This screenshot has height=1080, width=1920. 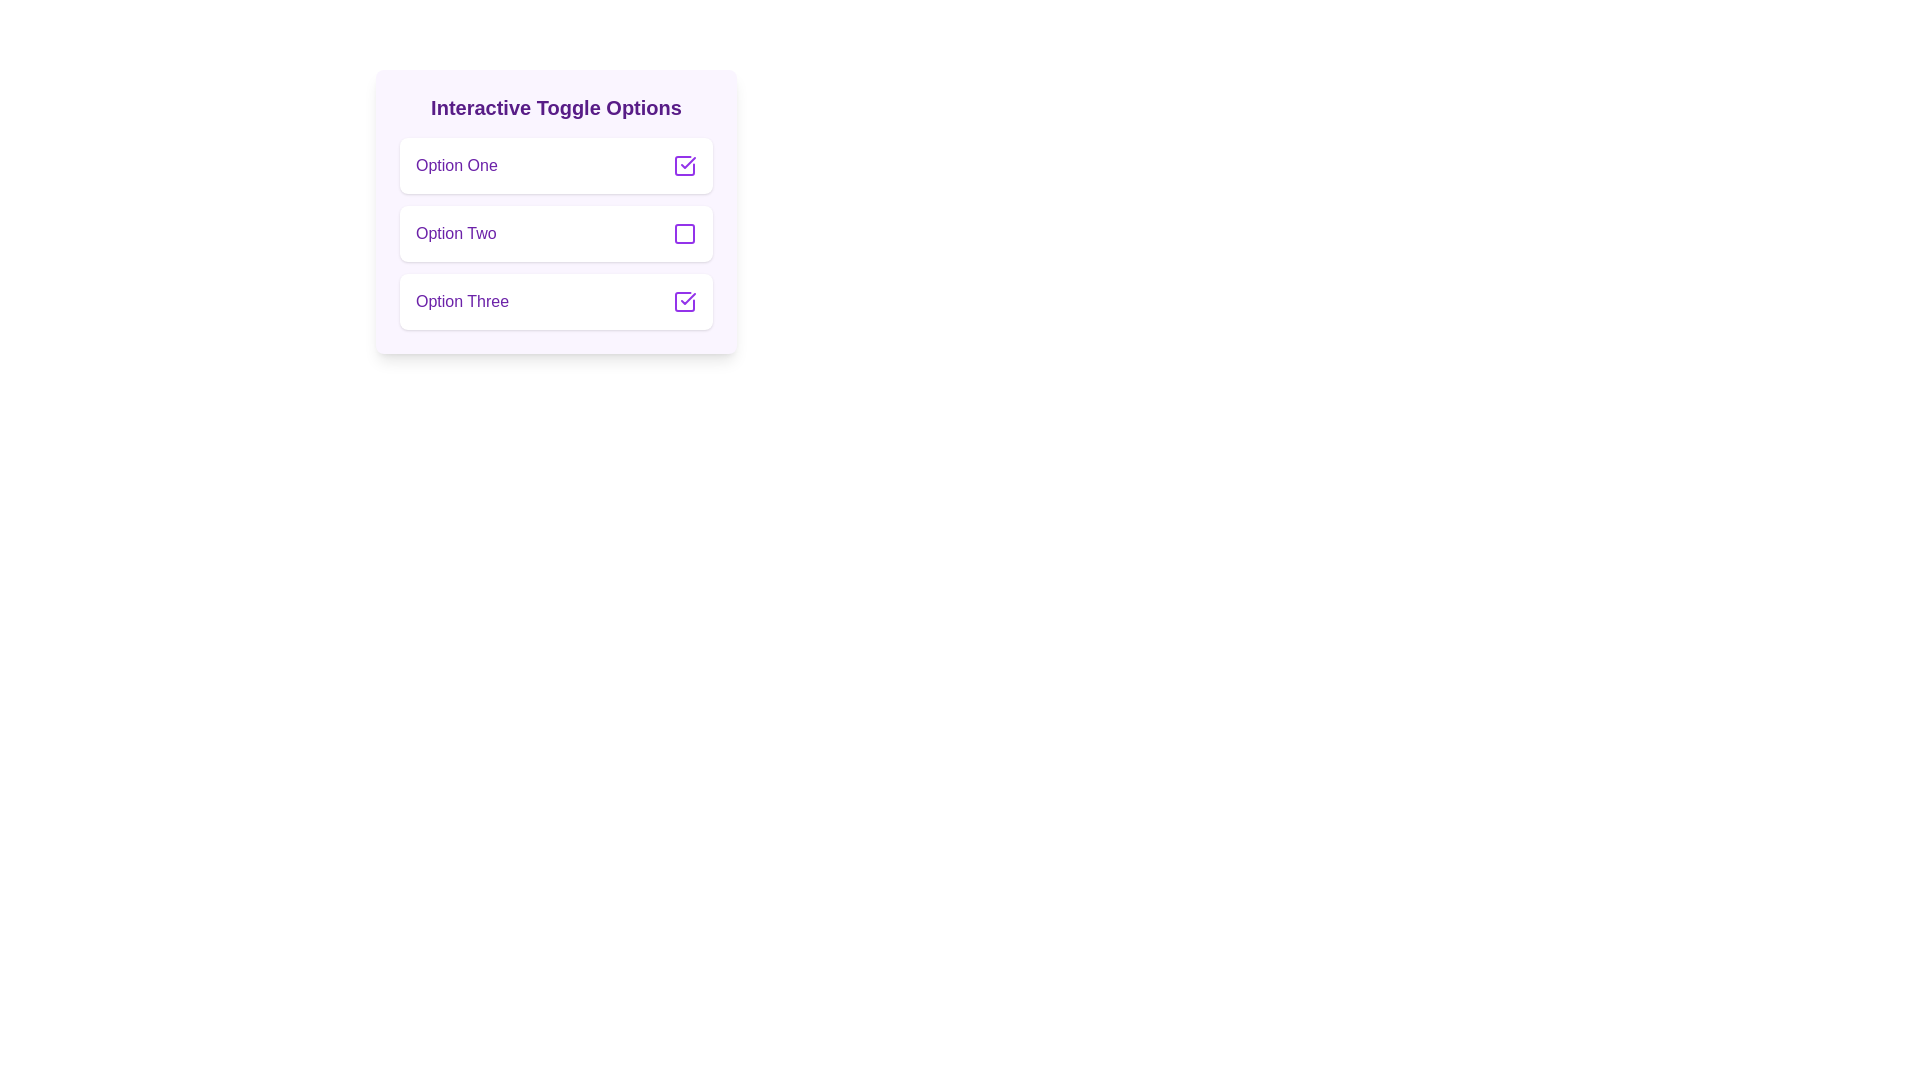 I want to click on the interactive checkbox with a checkmark icon located to the right of the label 'Option Three' in the 'Interactive Toggle Options' list, so click(x=685, y=301).